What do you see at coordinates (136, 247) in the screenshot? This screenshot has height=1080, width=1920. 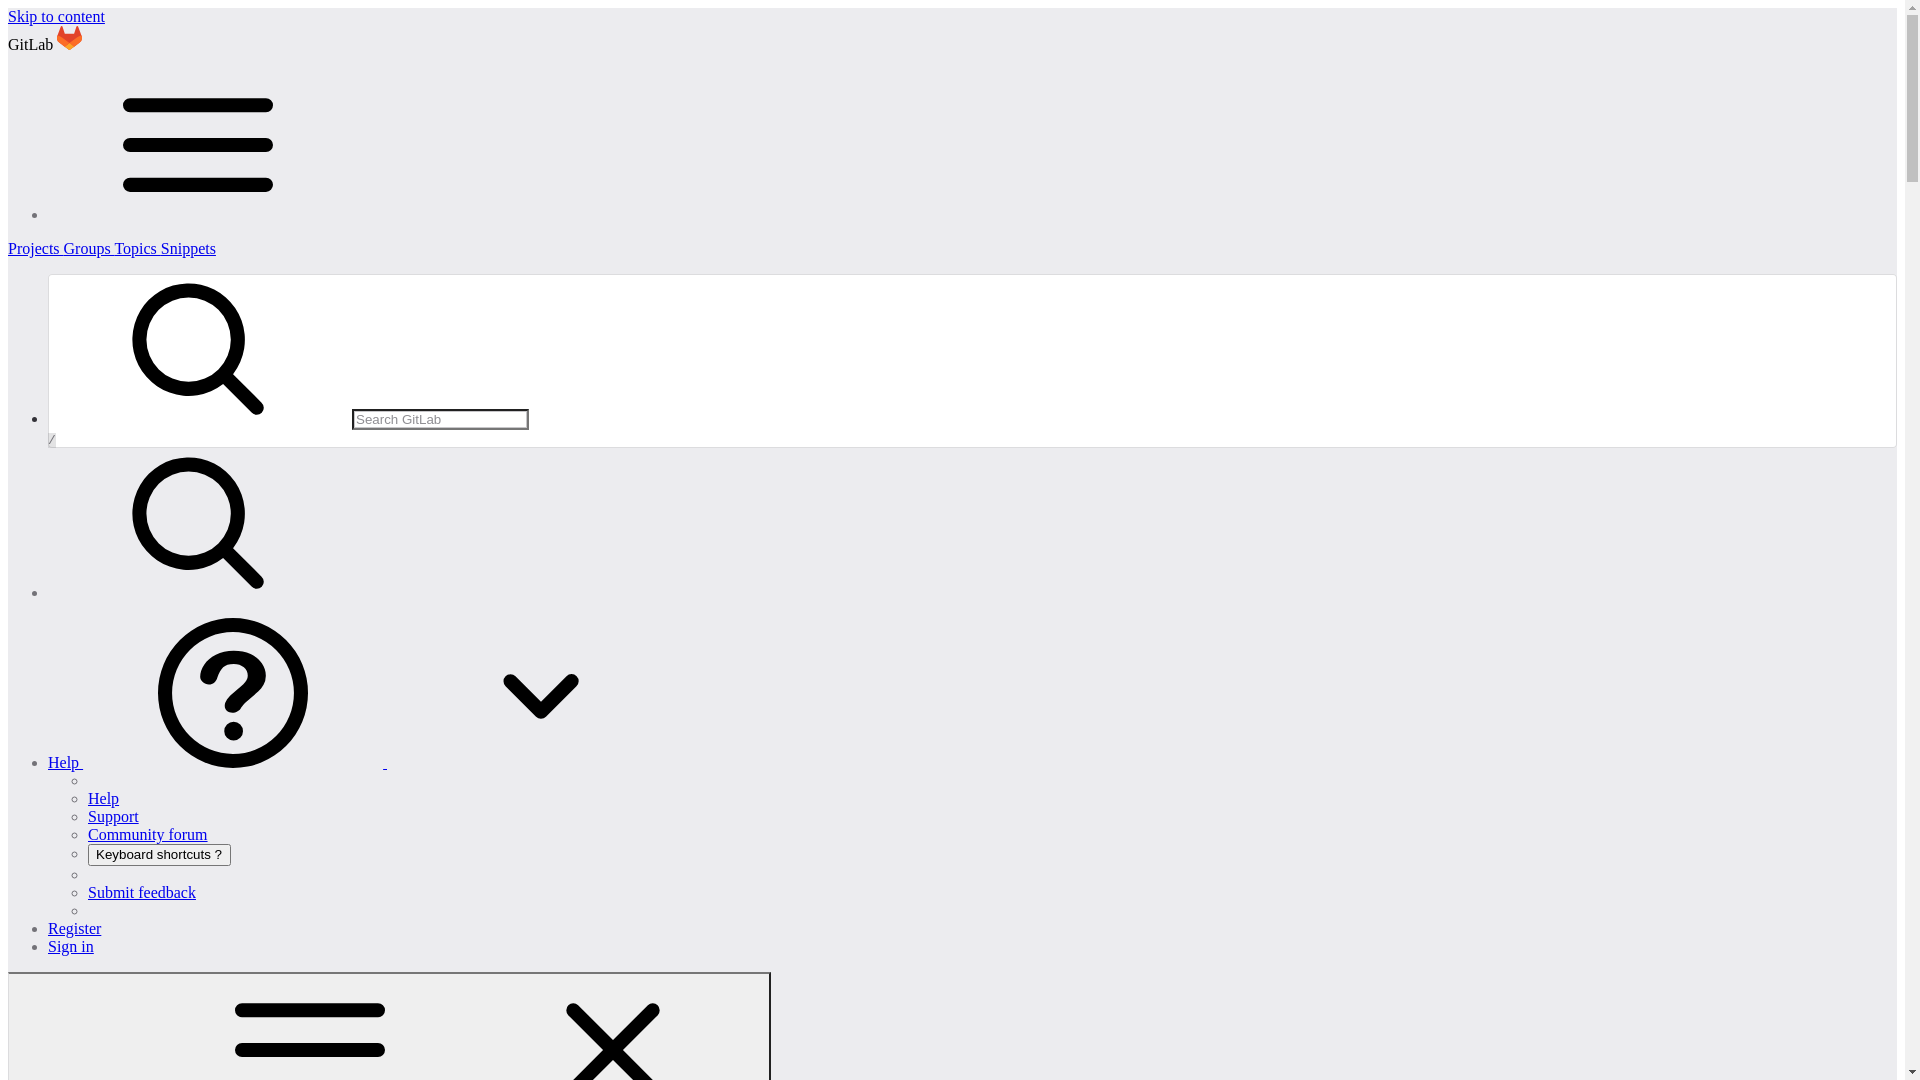 I see `'Topics'` at bounding box center [136, 247].